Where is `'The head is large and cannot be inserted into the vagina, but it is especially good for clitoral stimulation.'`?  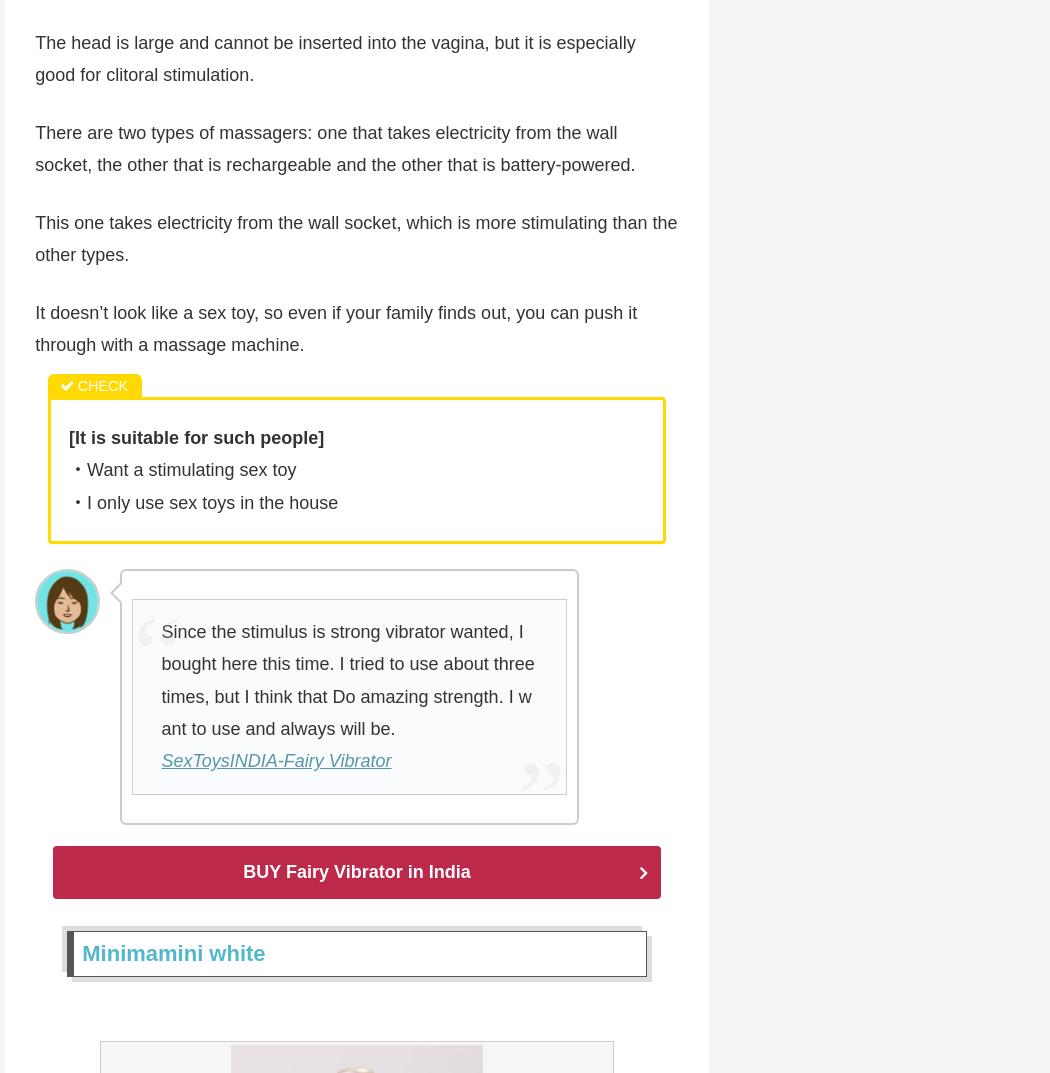 'The head is large and cannot be inserted into the vagina, but it is especially good for clitoral stimulation.' is located at coordinates (334, 59).